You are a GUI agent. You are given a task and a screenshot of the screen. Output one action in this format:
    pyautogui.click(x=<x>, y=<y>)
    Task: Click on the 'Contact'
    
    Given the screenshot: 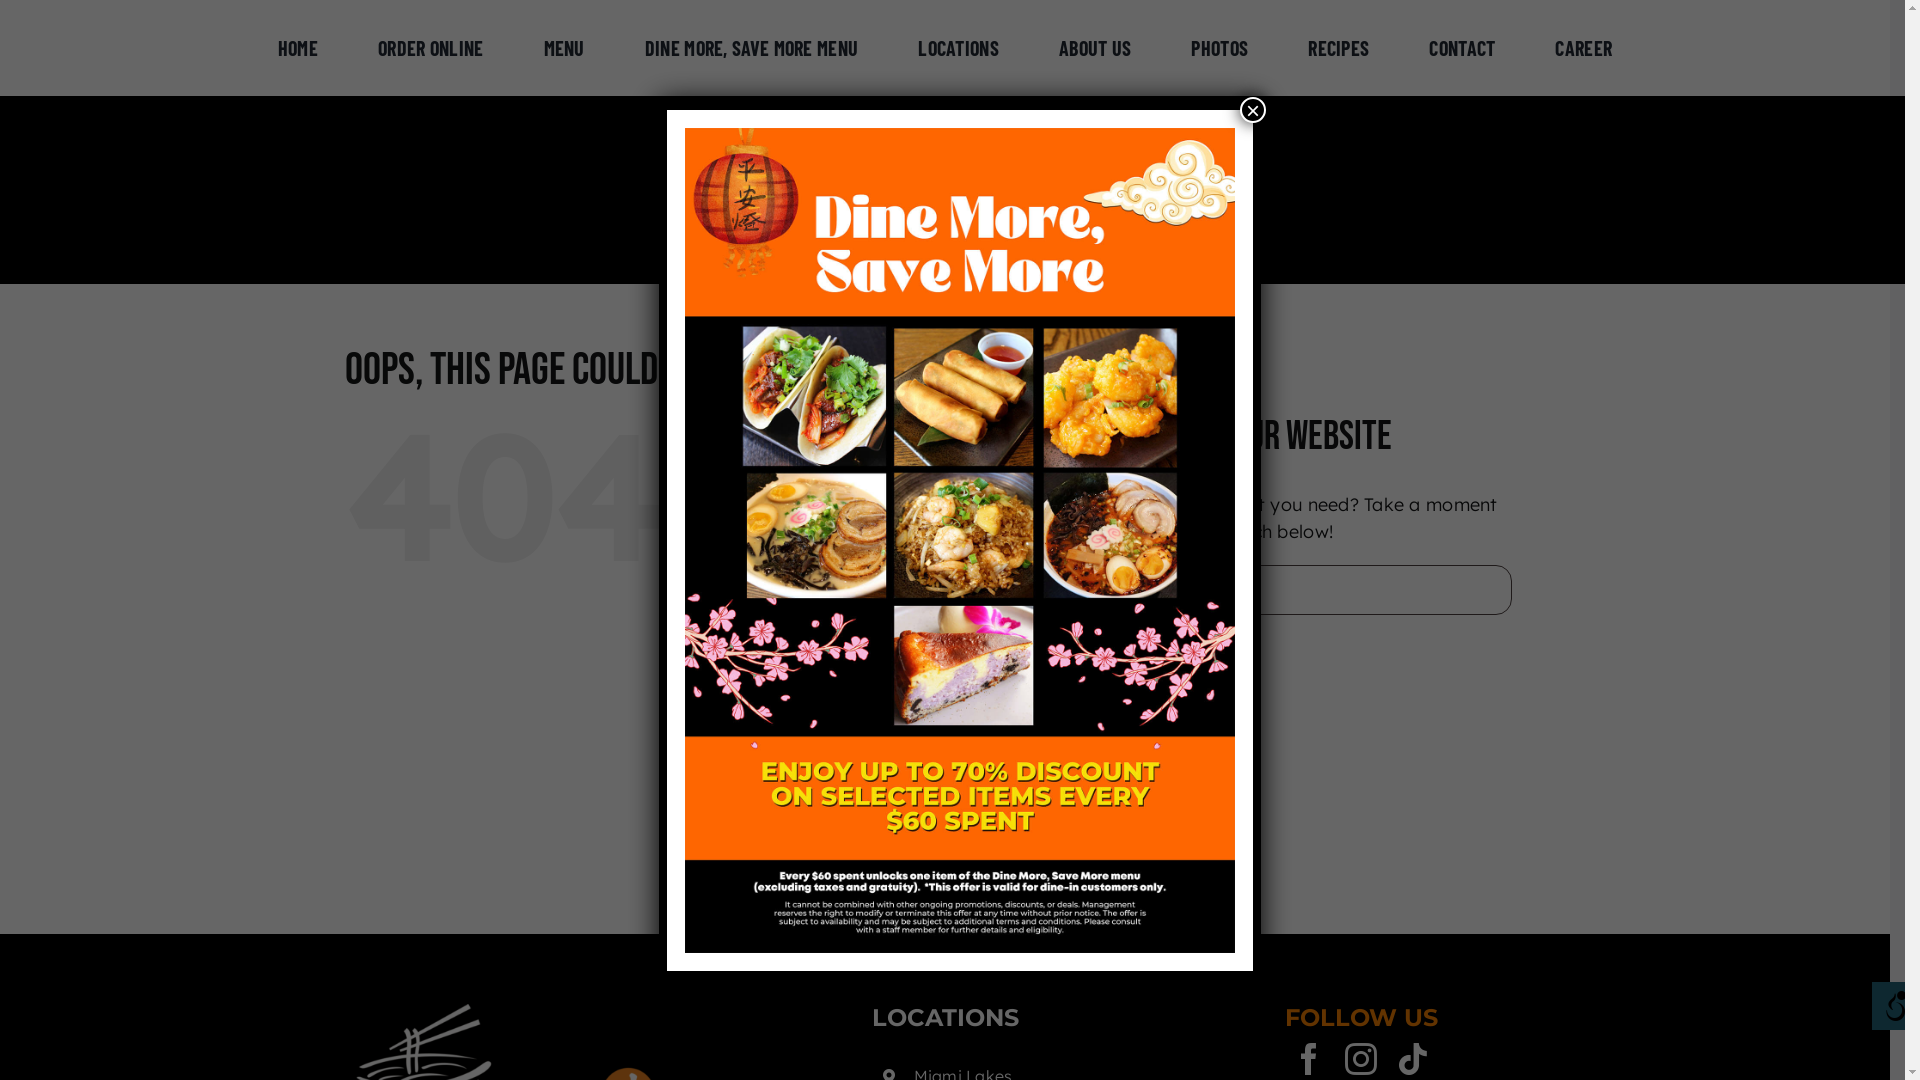 What is the action you would take?
    pyautogui.click(x=870, y=816)
    